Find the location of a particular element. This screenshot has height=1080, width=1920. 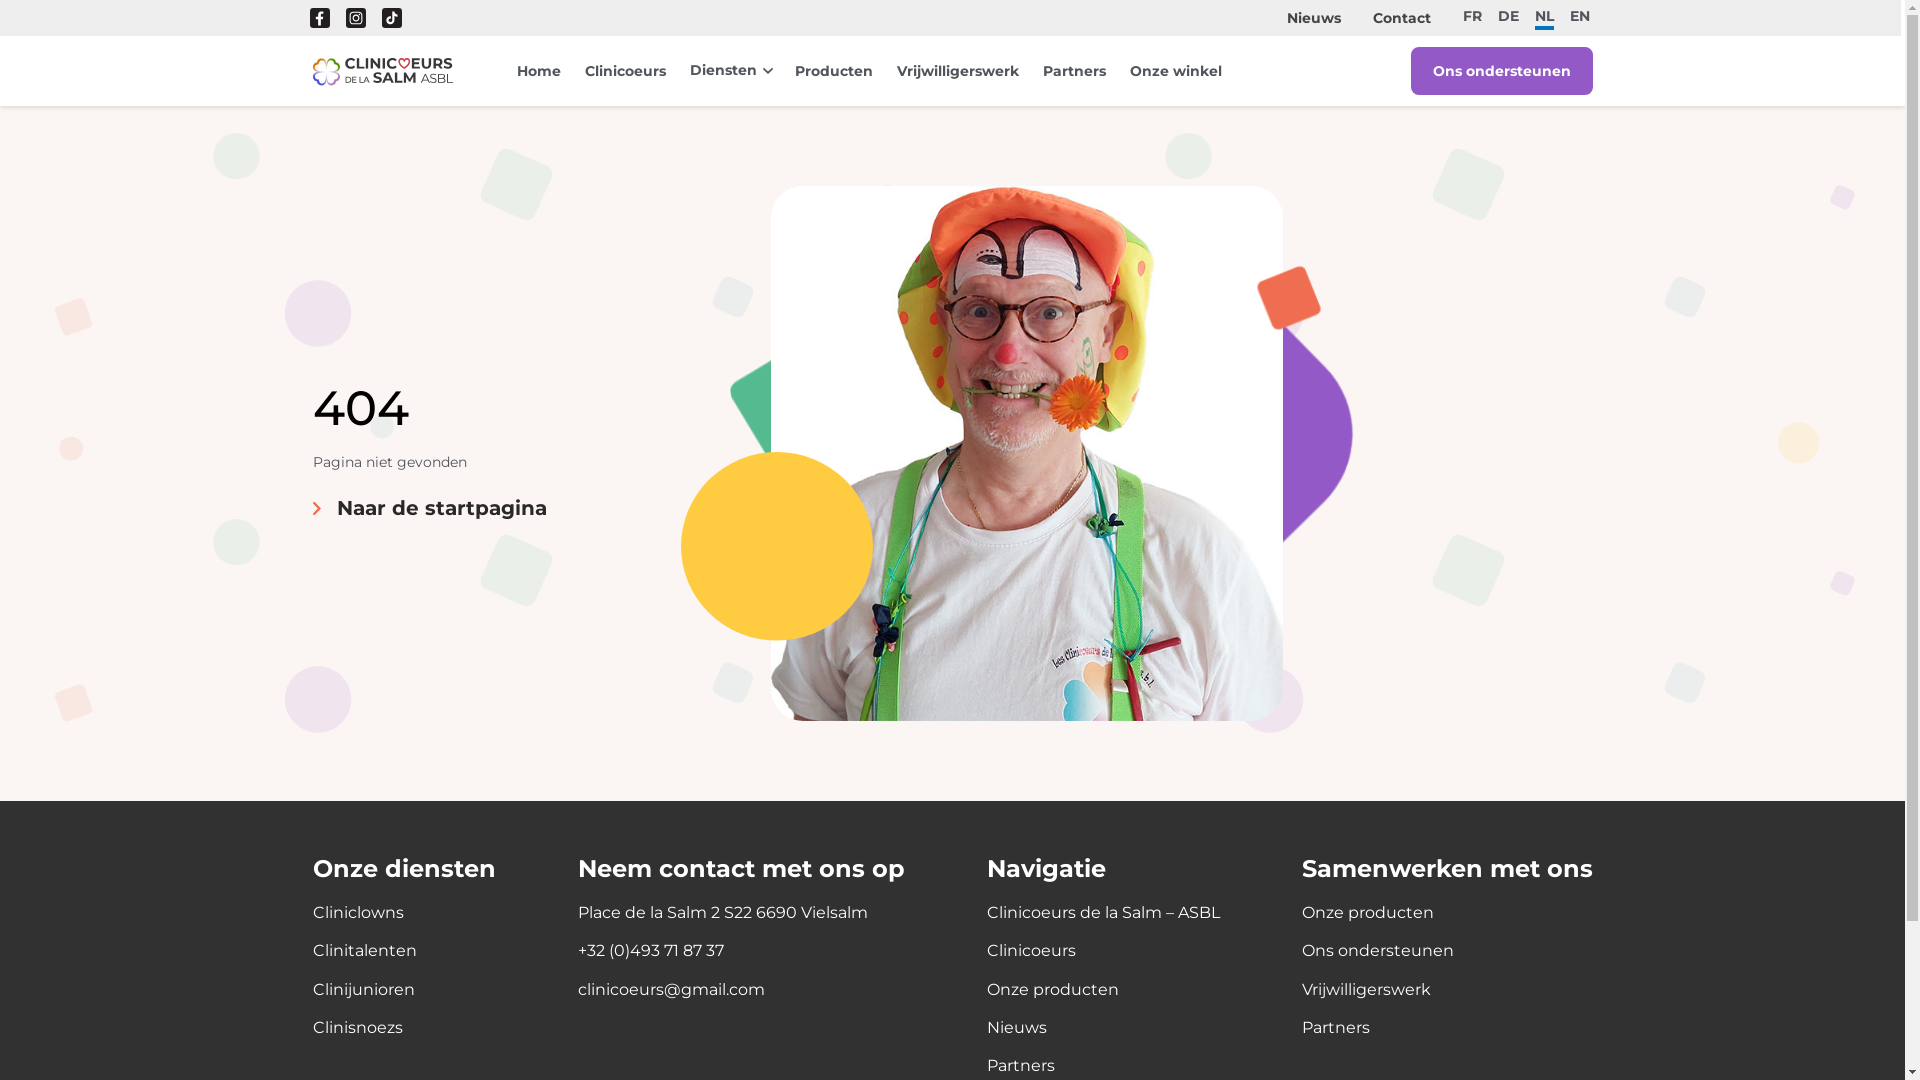

'Tik Tok' is located at coordinates (392, 18).